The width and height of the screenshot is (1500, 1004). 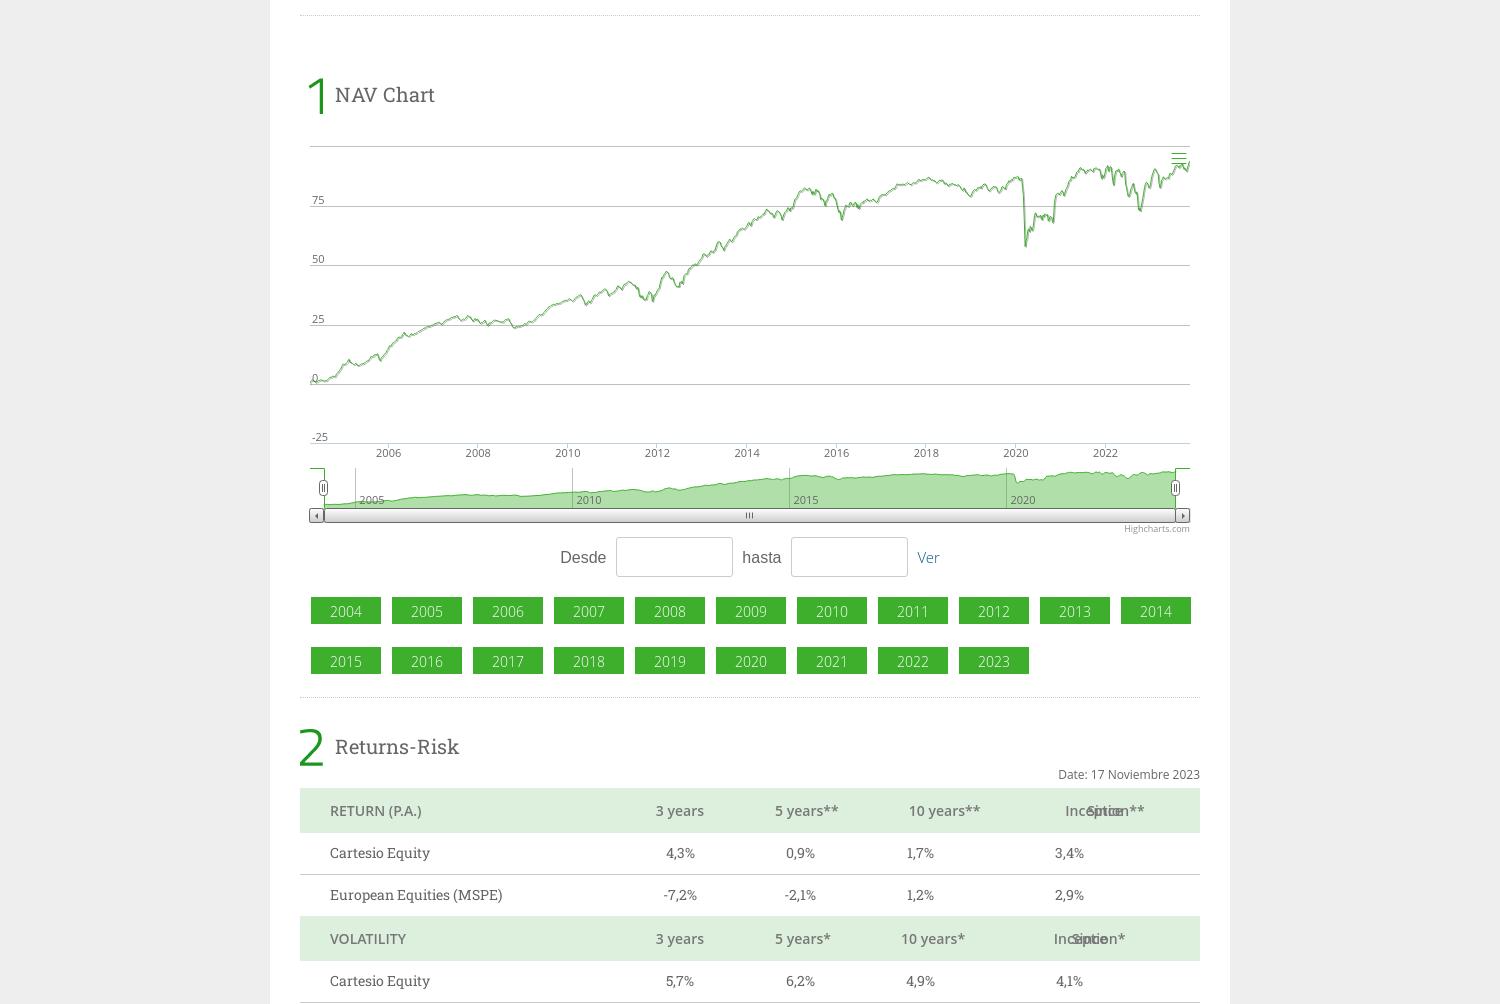 I want to click on '5,7%', so click(x=679, y=979).